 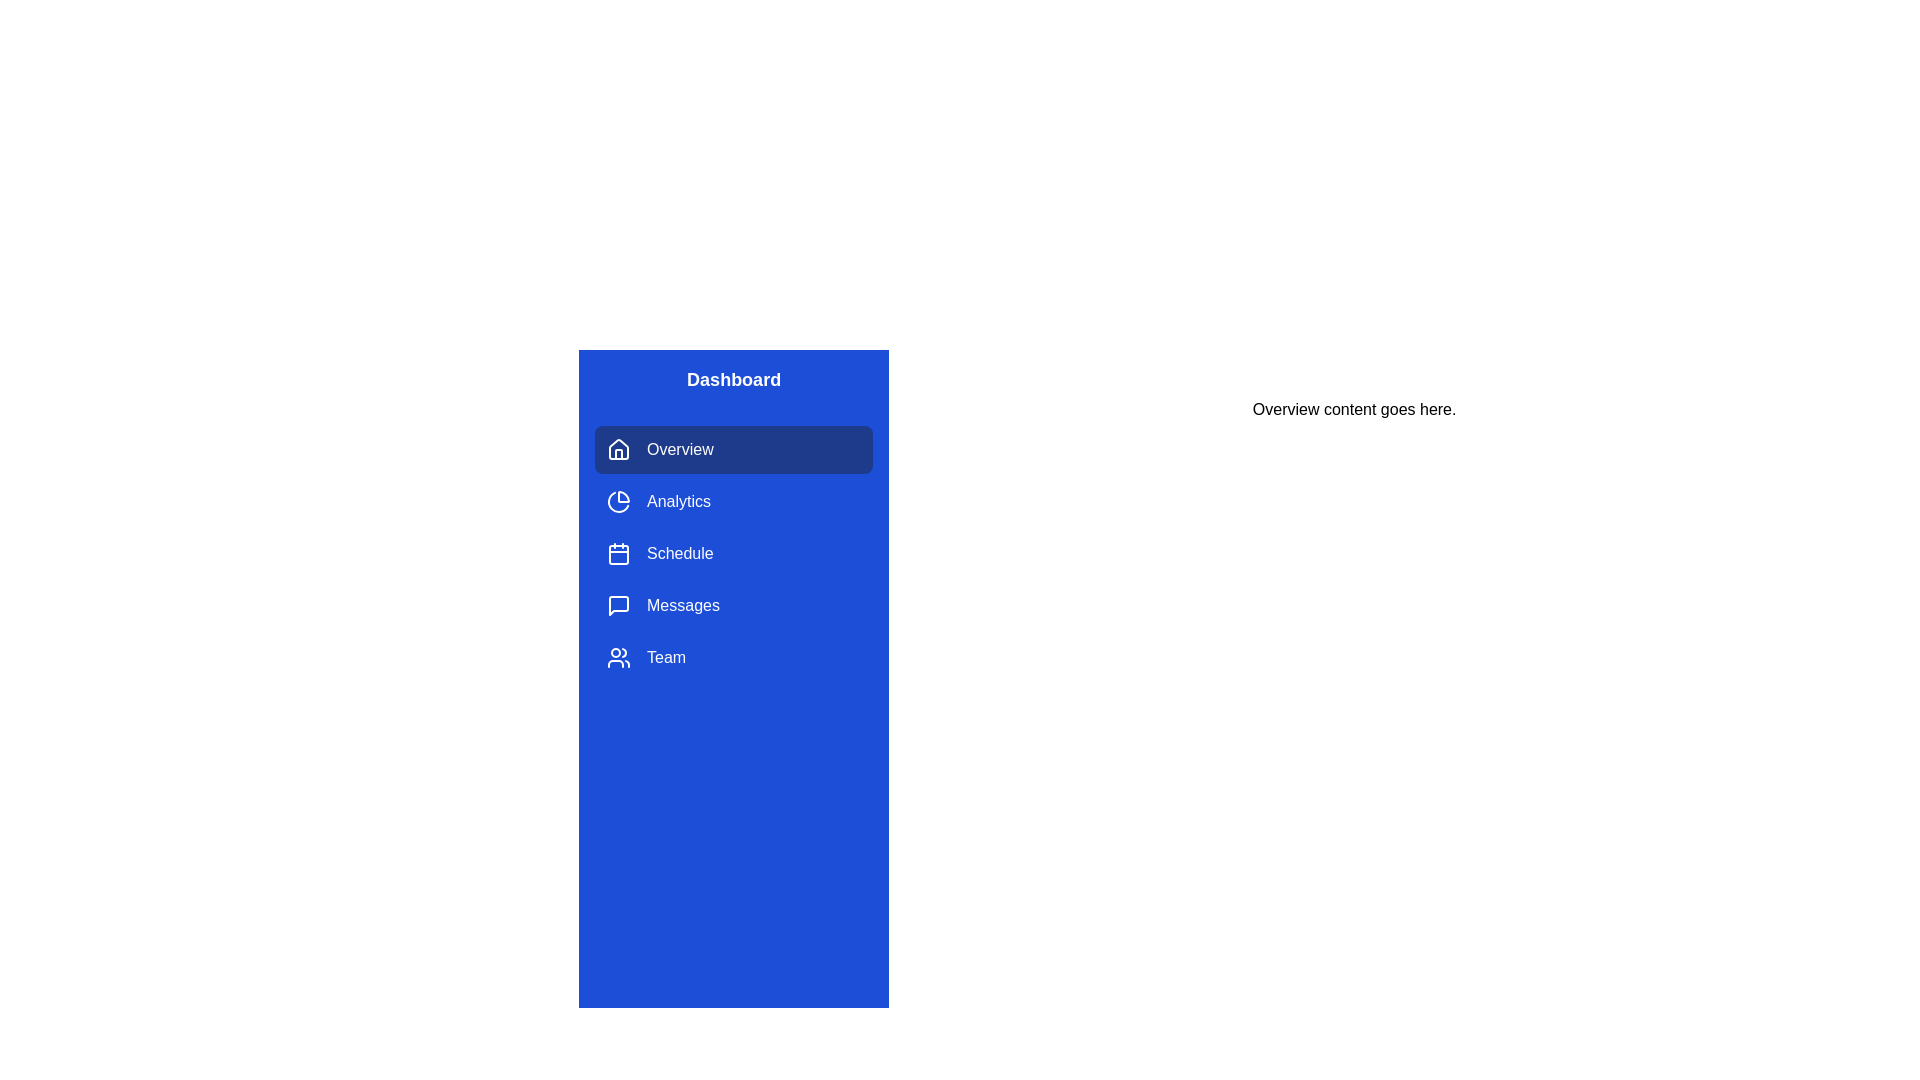 I want to click on the second item in the vertical navigation menu located in the blue sidebar titled 'Dashboard', so click(x=733, y=554).